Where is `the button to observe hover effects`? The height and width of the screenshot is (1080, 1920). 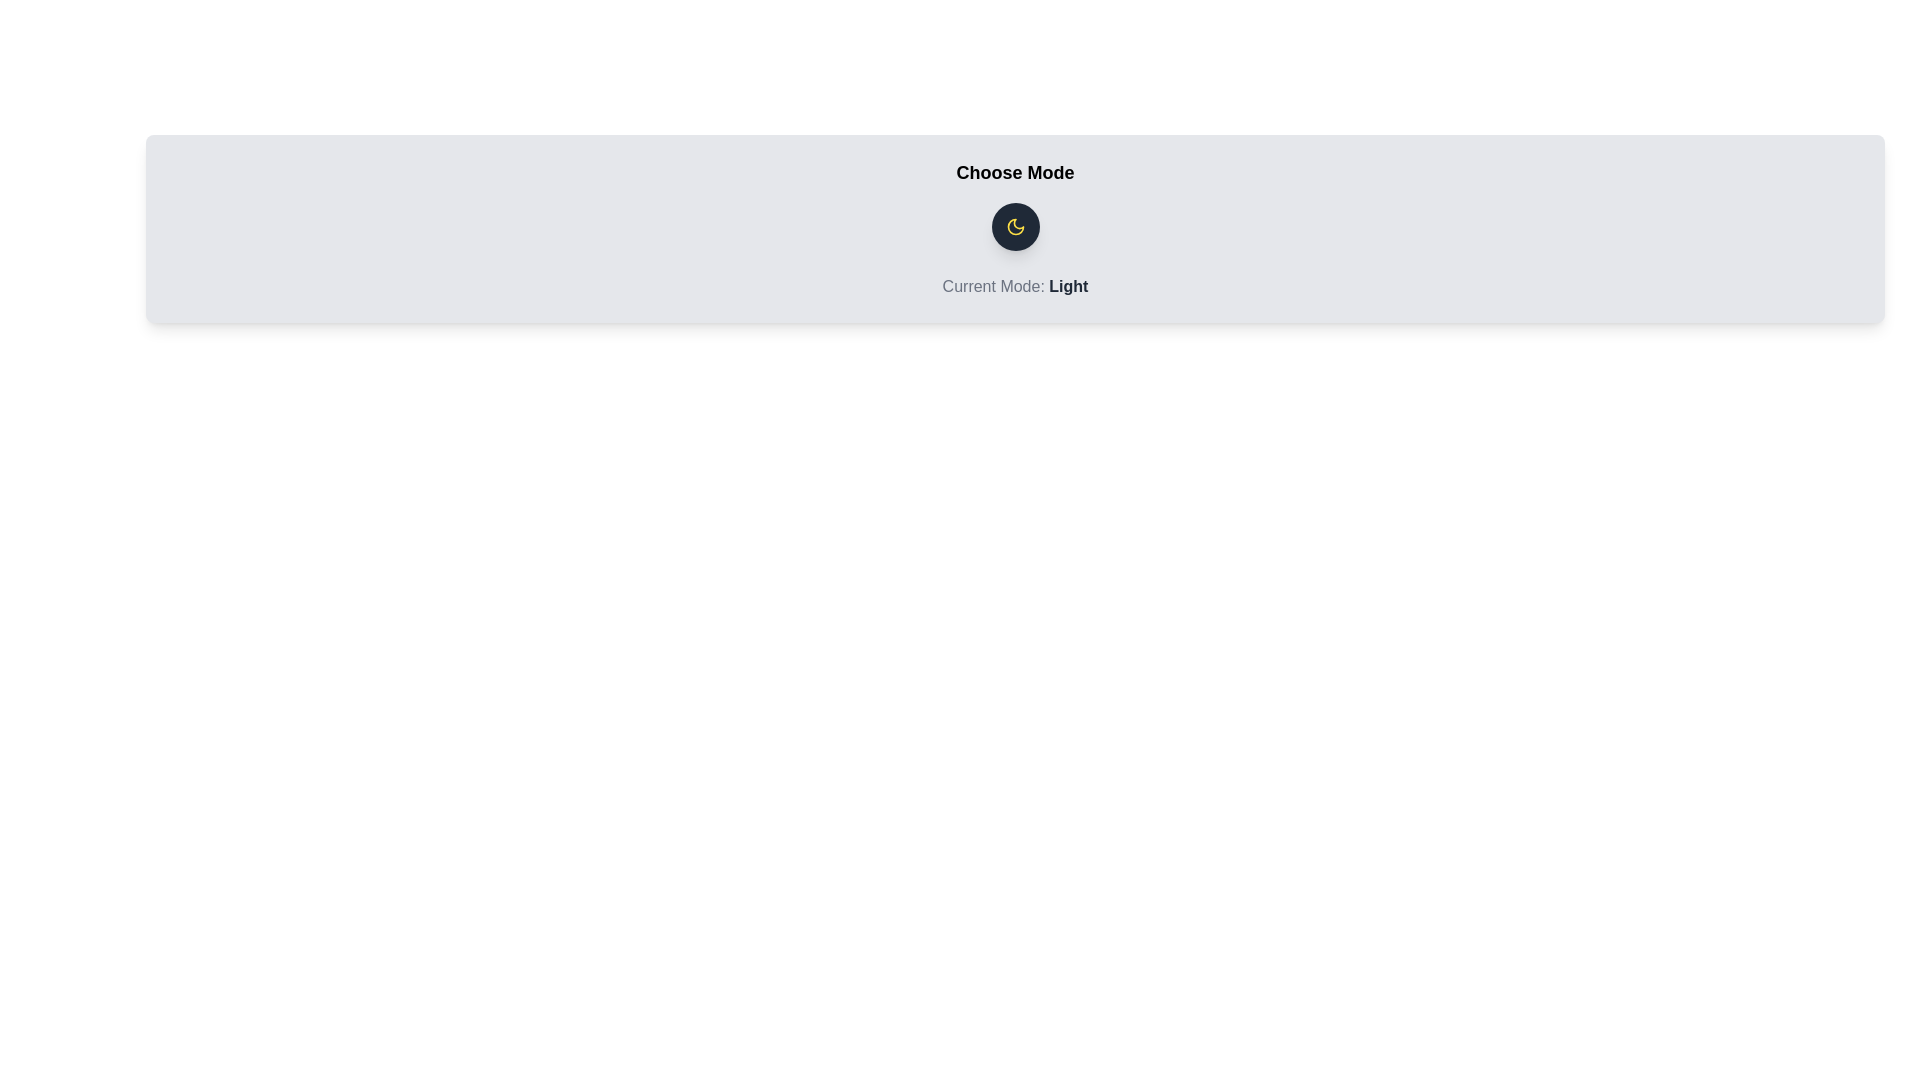
the button to observe hover effects is located at coordinates (1015, 226).